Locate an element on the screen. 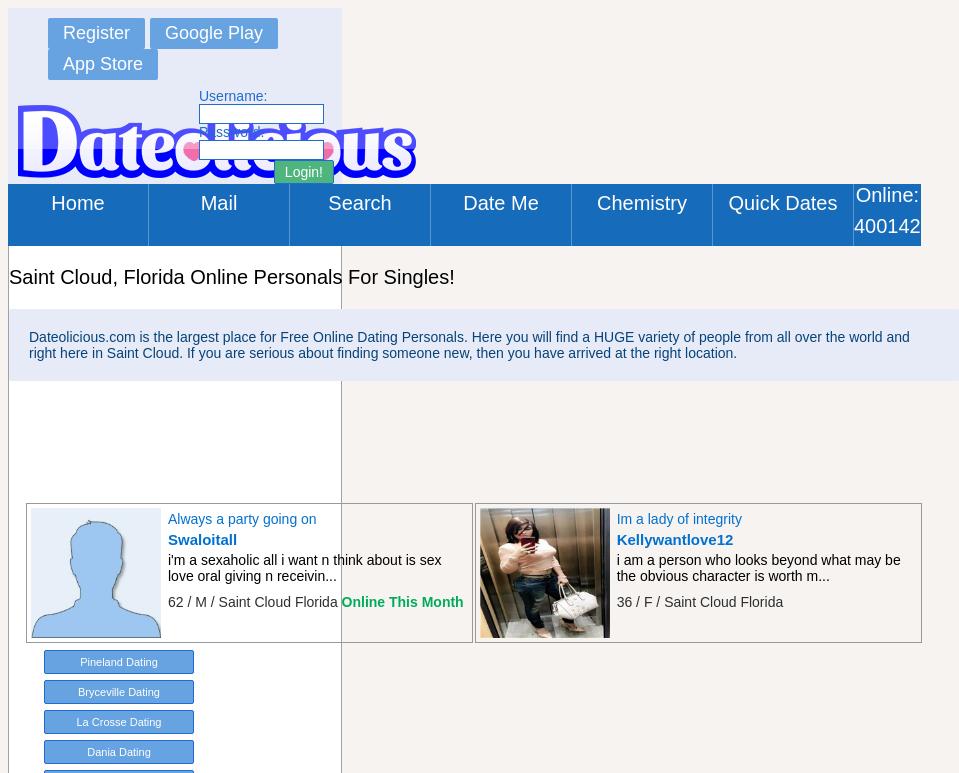 This screenshot has width=959, height=773. 'Always a party going on' is located at coordinates (241, 518).